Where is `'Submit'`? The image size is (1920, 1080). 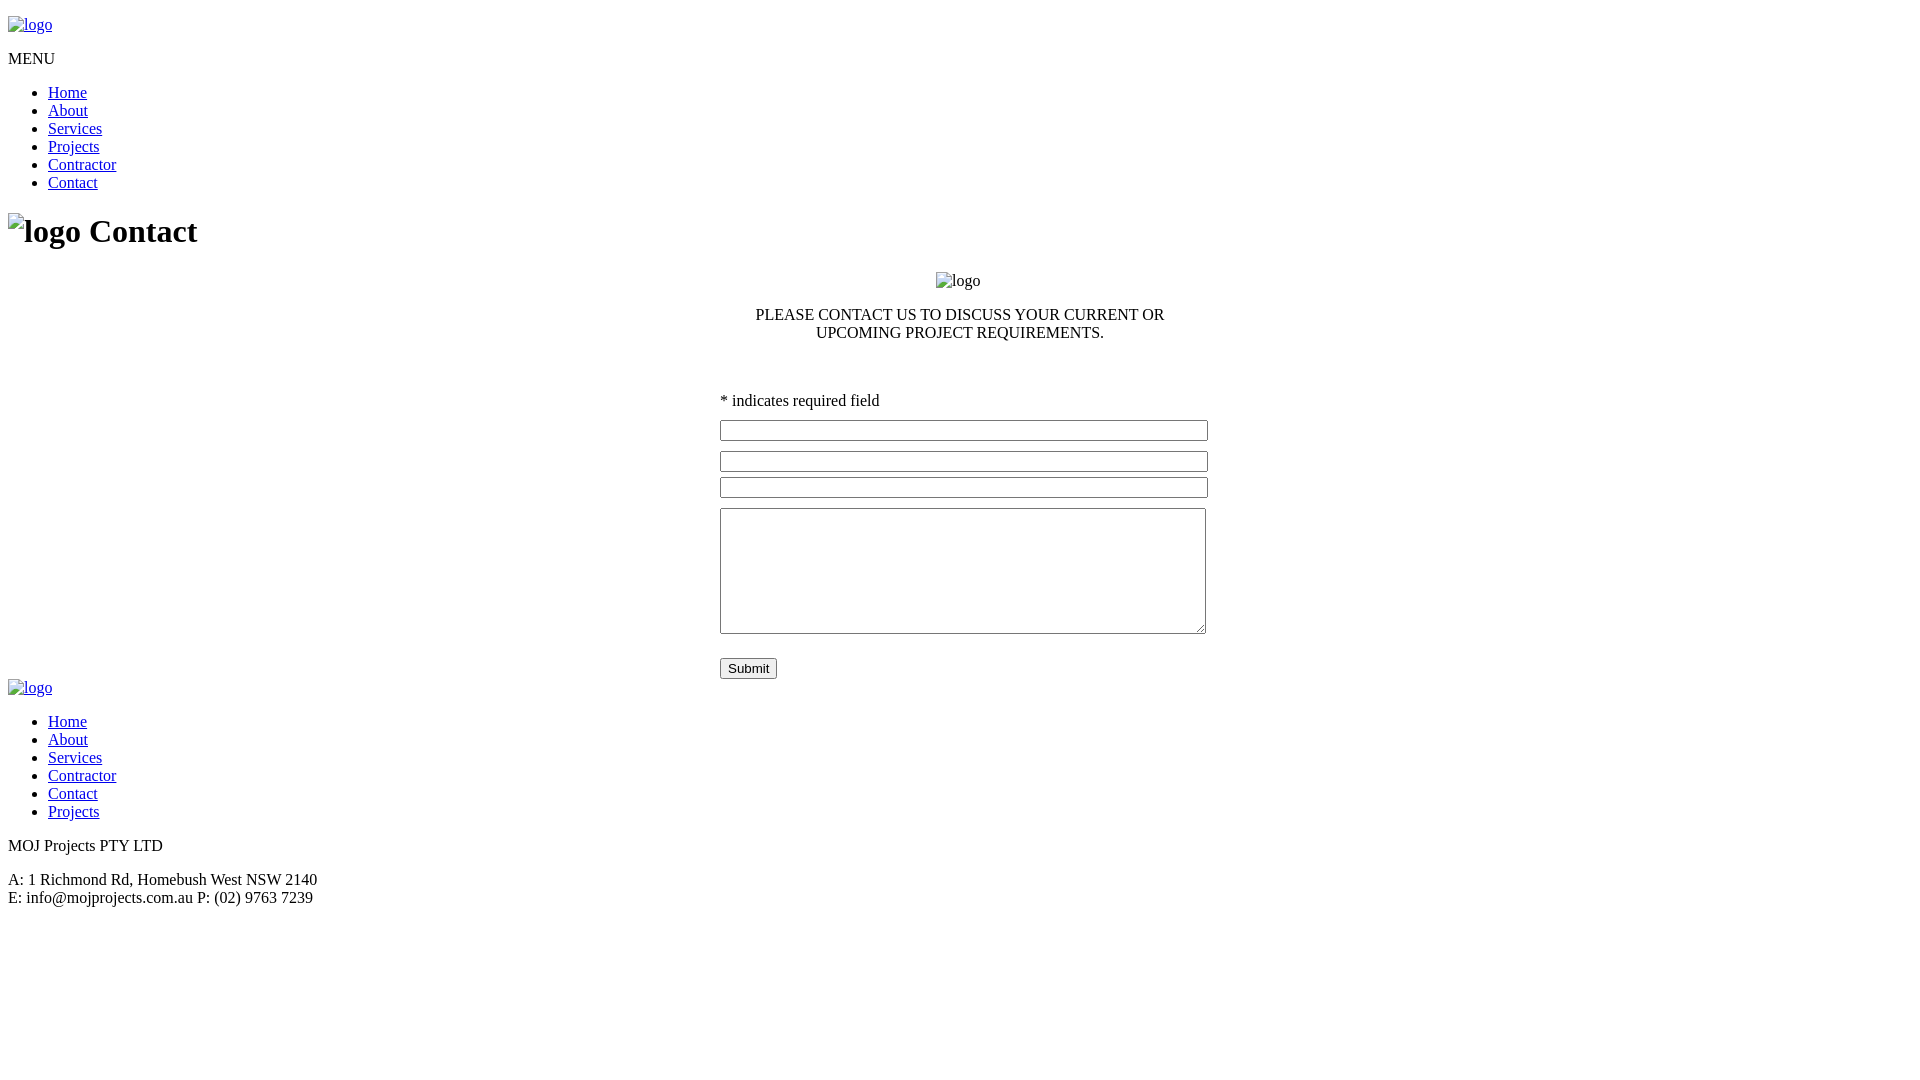 'Submit' is located at coordinates (747, 668).